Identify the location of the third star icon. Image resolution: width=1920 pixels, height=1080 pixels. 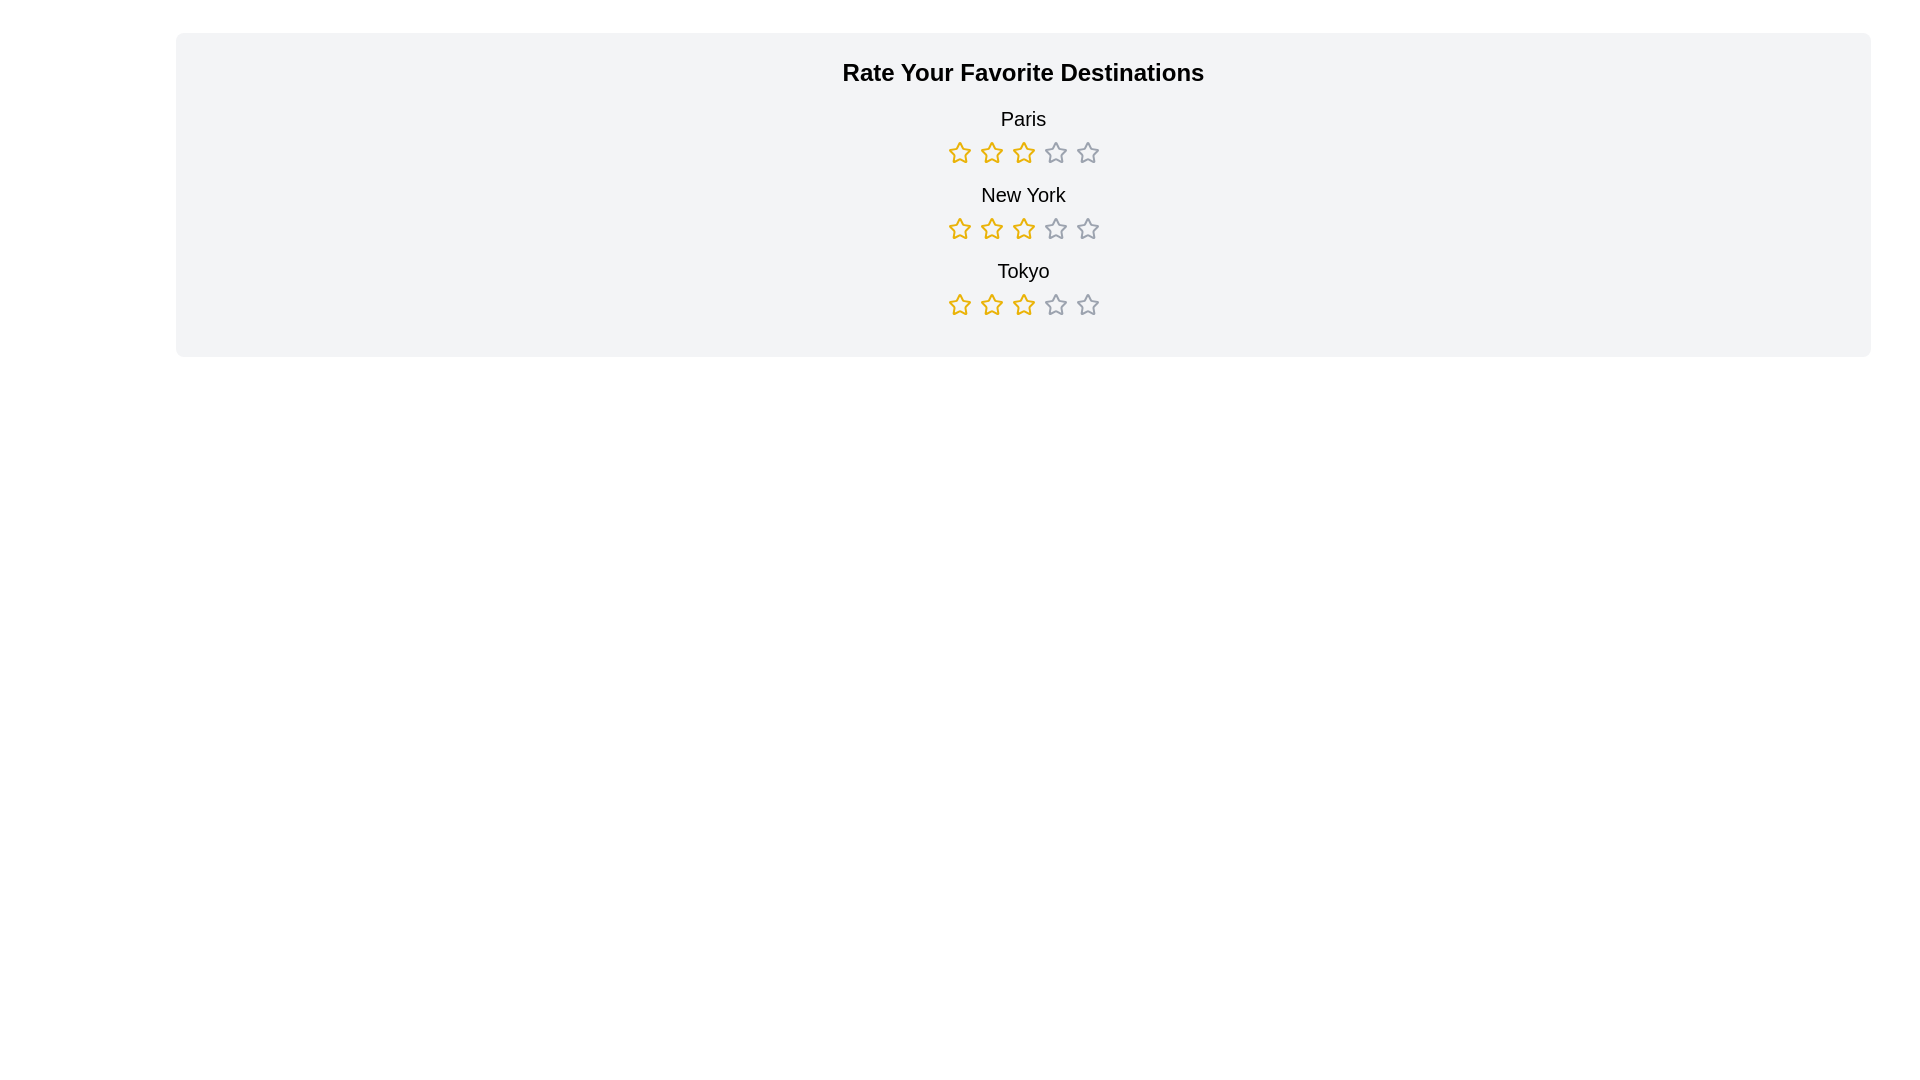
(1023, 304).